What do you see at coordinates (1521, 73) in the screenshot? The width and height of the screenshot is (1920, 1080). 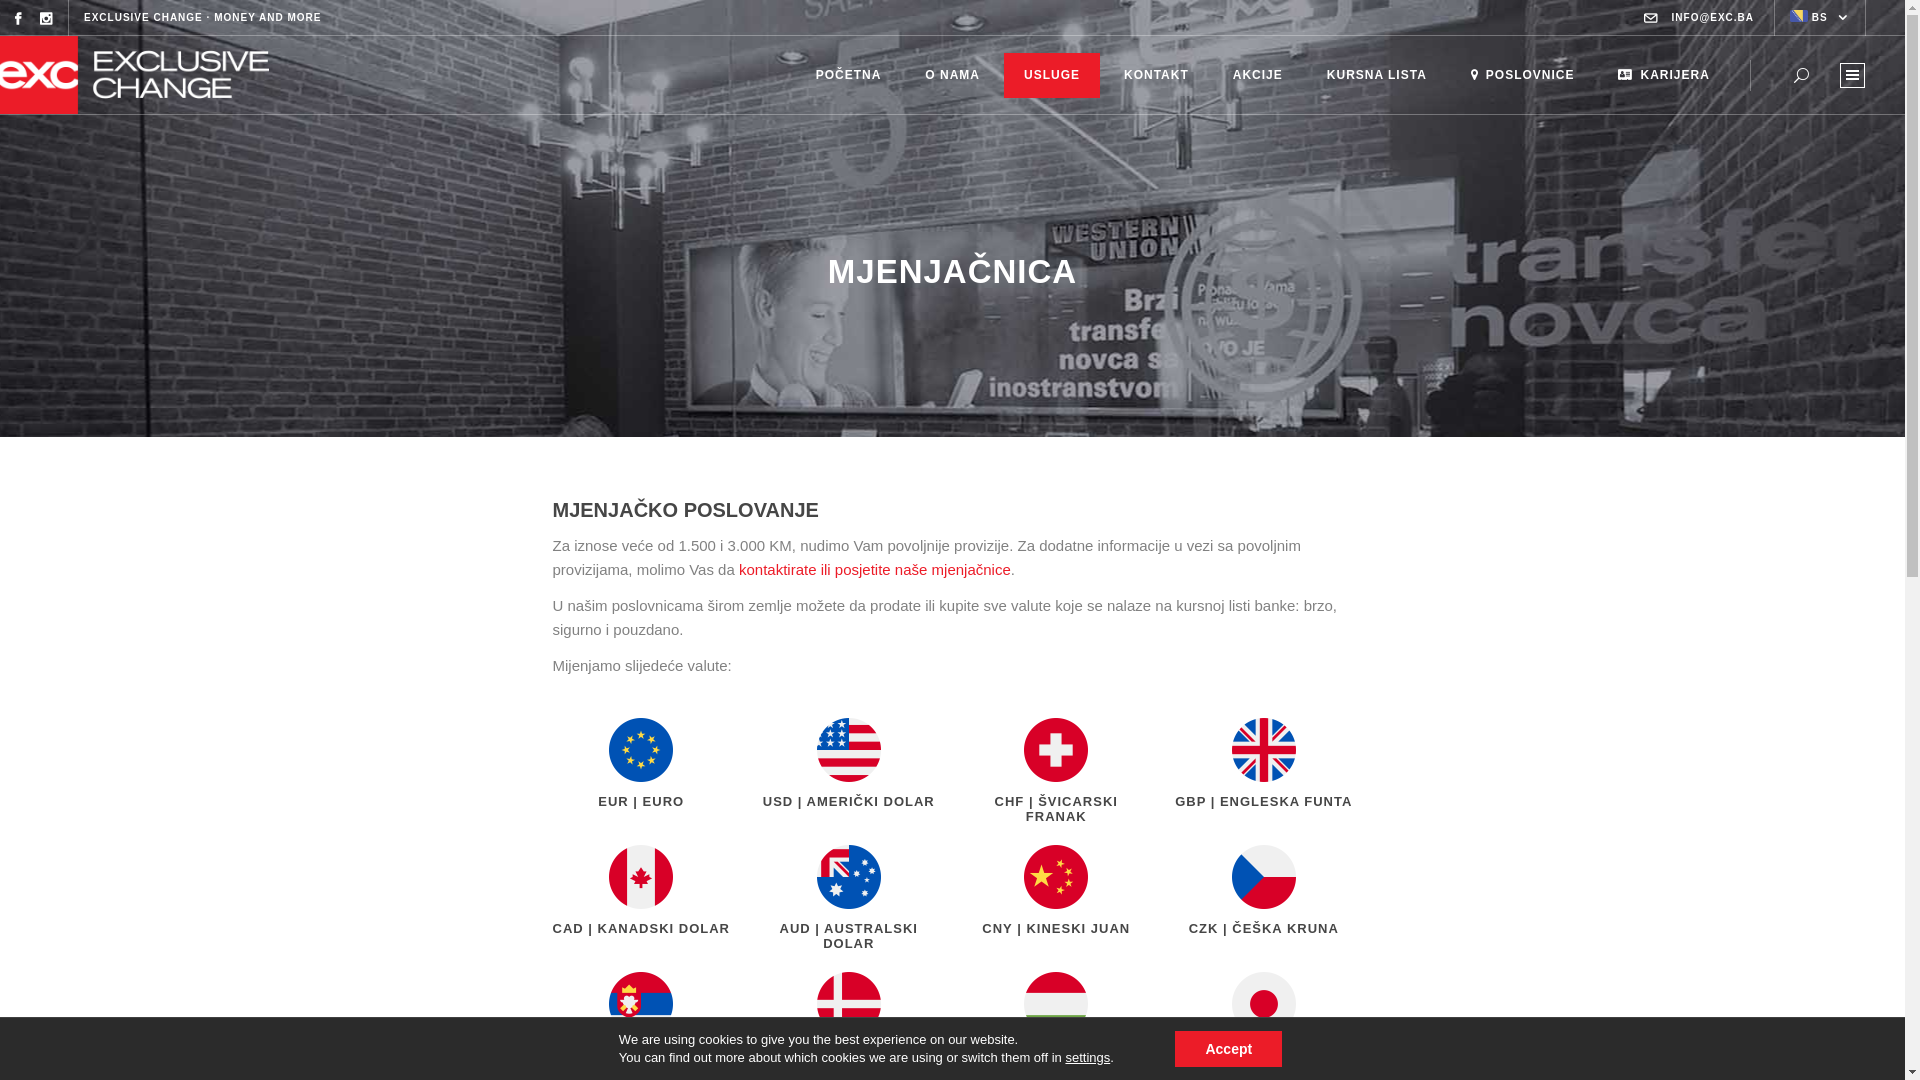 I see `'POSLOVNICE'` at bounding box center [1521, 73].